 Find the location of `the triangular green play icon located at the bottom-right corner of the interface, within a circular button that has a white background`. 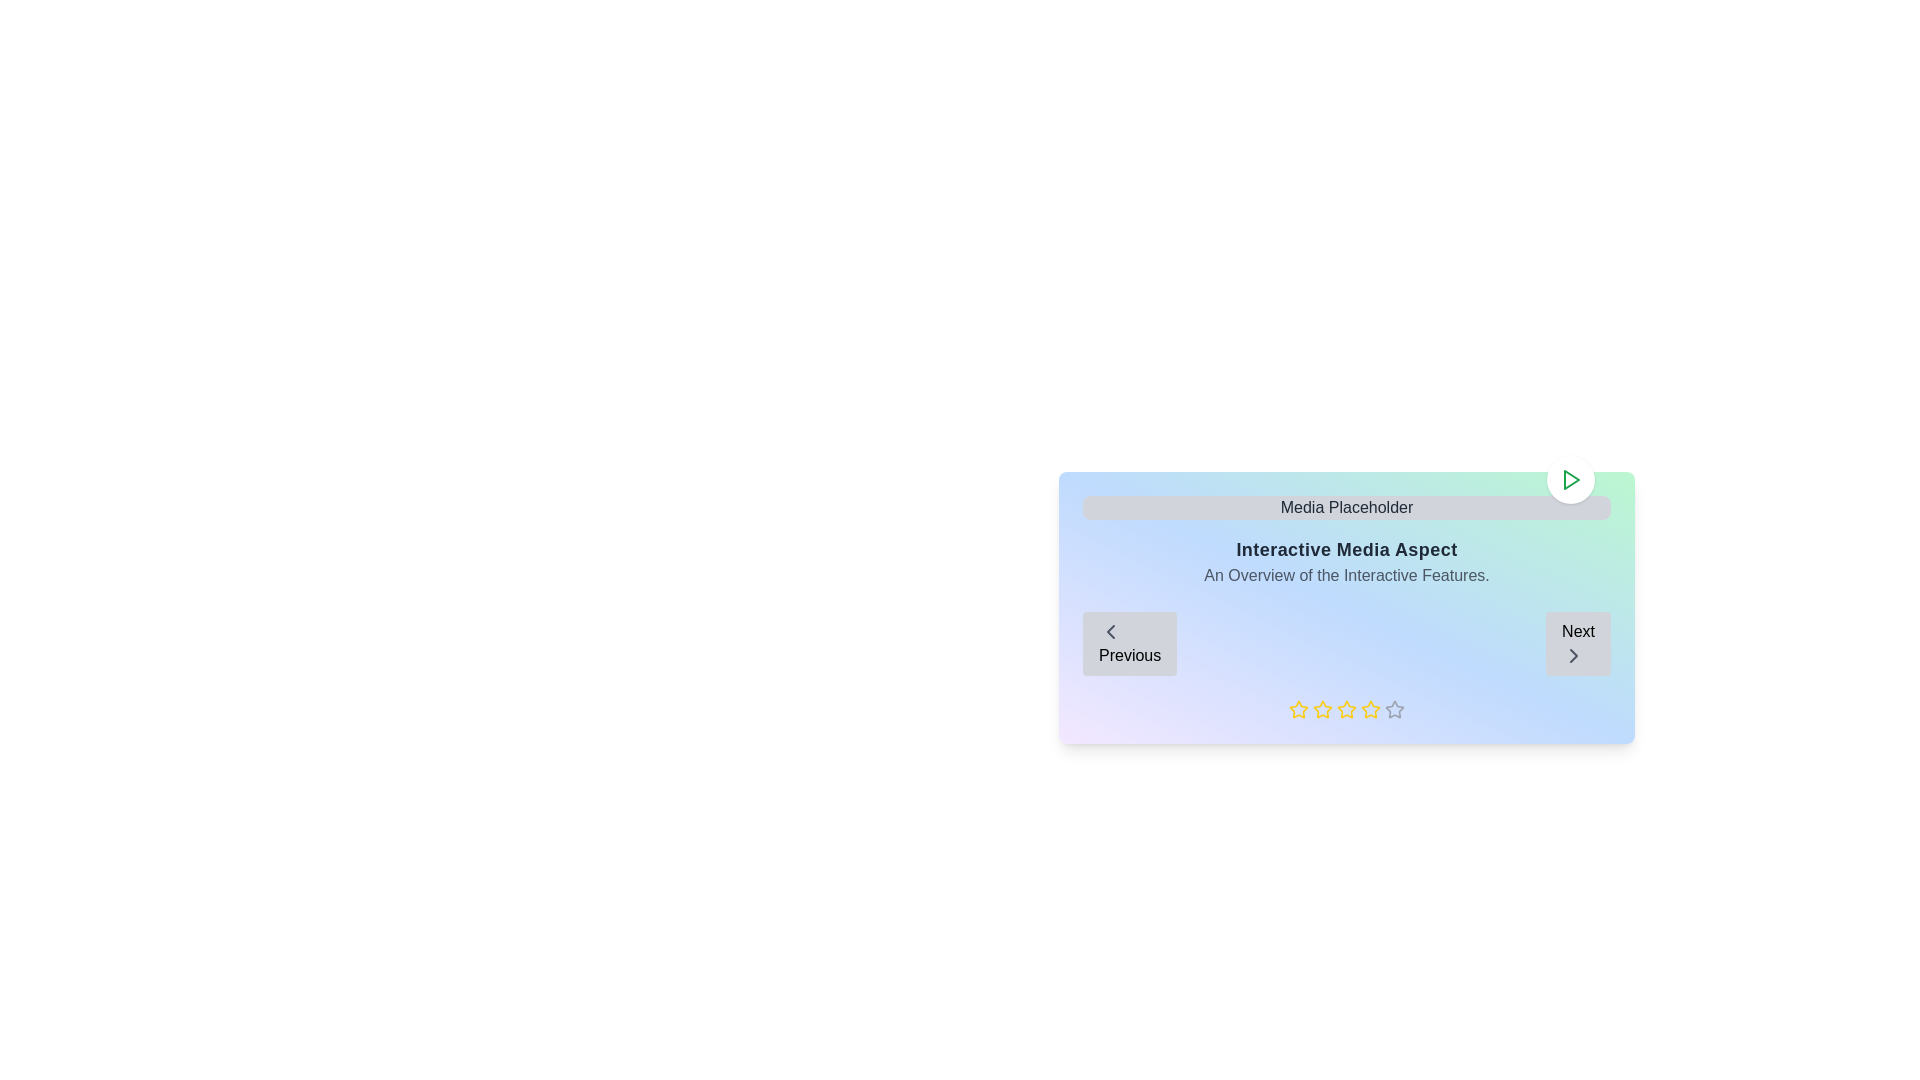

the triangular green play icon located at the bottom-right corner of the interface, within a circular button that has a white background is located at coordinates (1569, 479).